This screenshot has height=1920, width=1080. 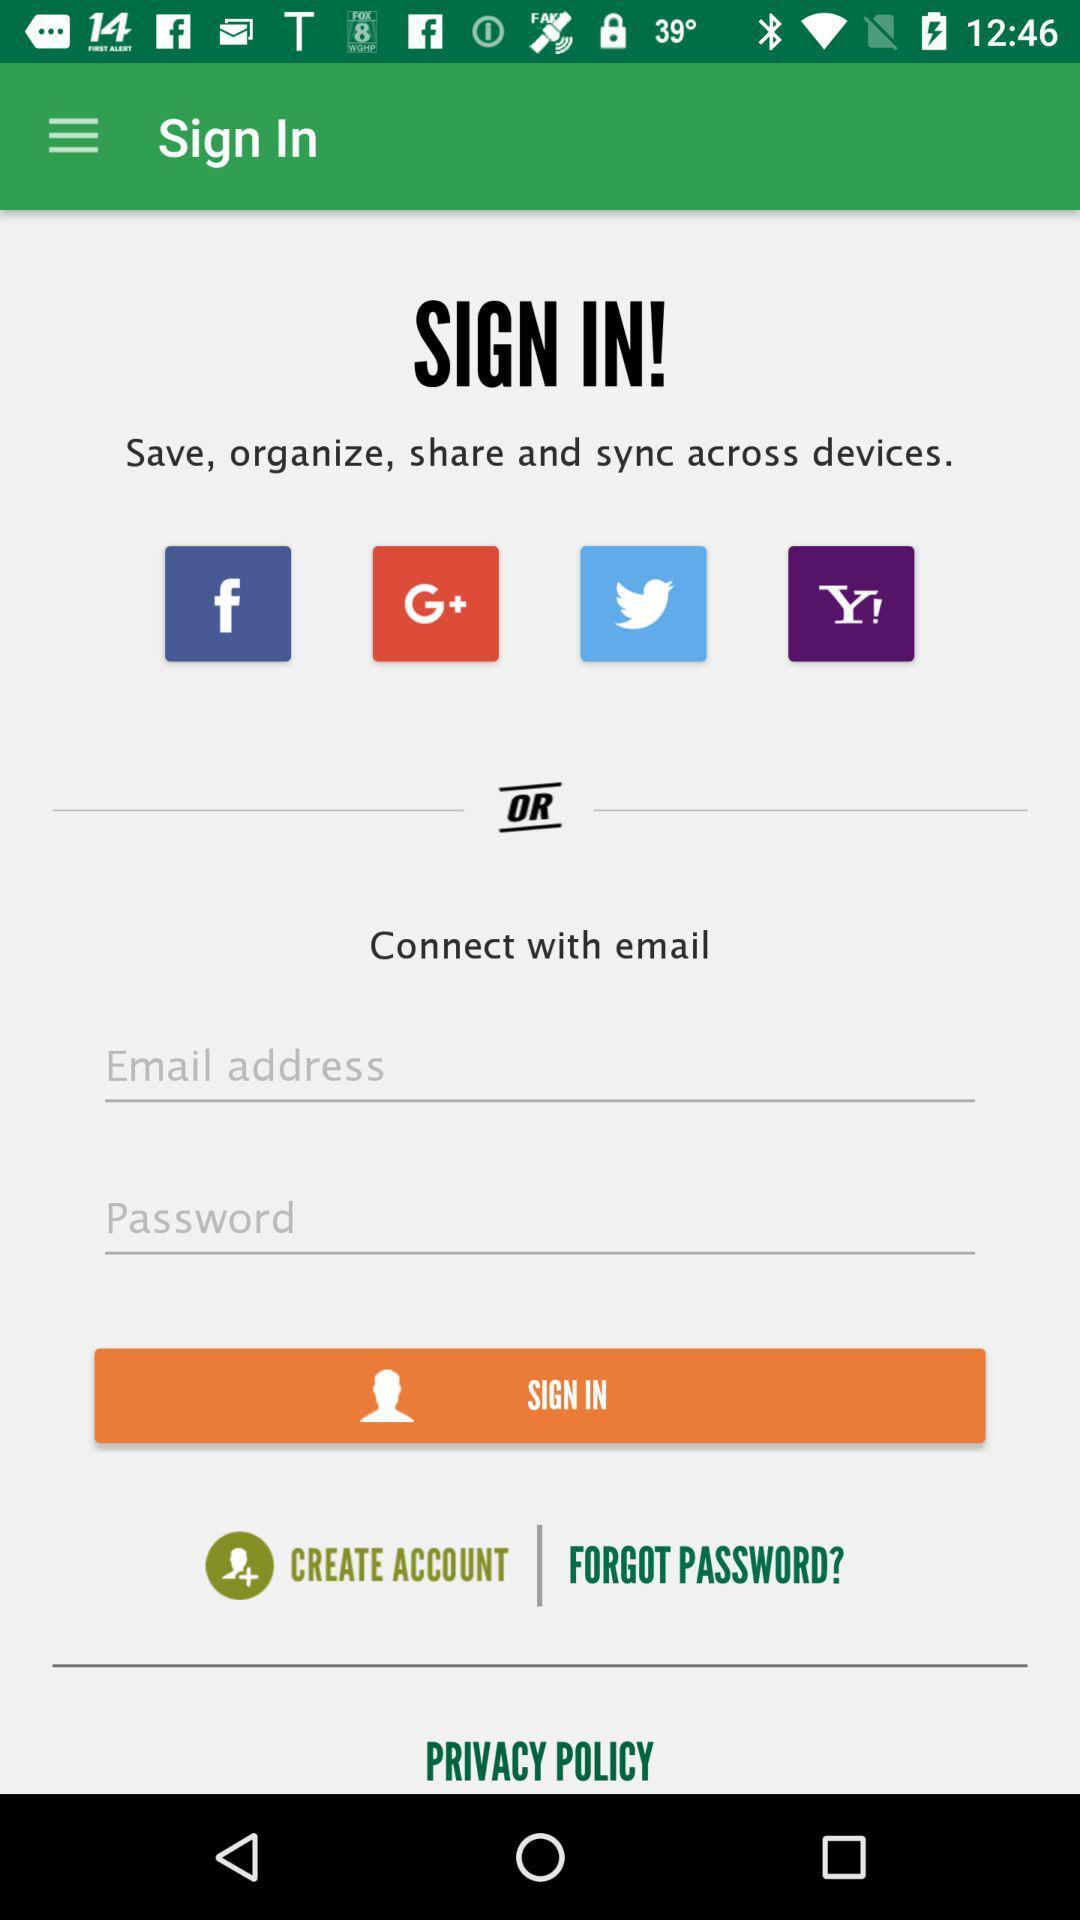 I want to click on privacy policy icon, so click(x=538, y=1755).